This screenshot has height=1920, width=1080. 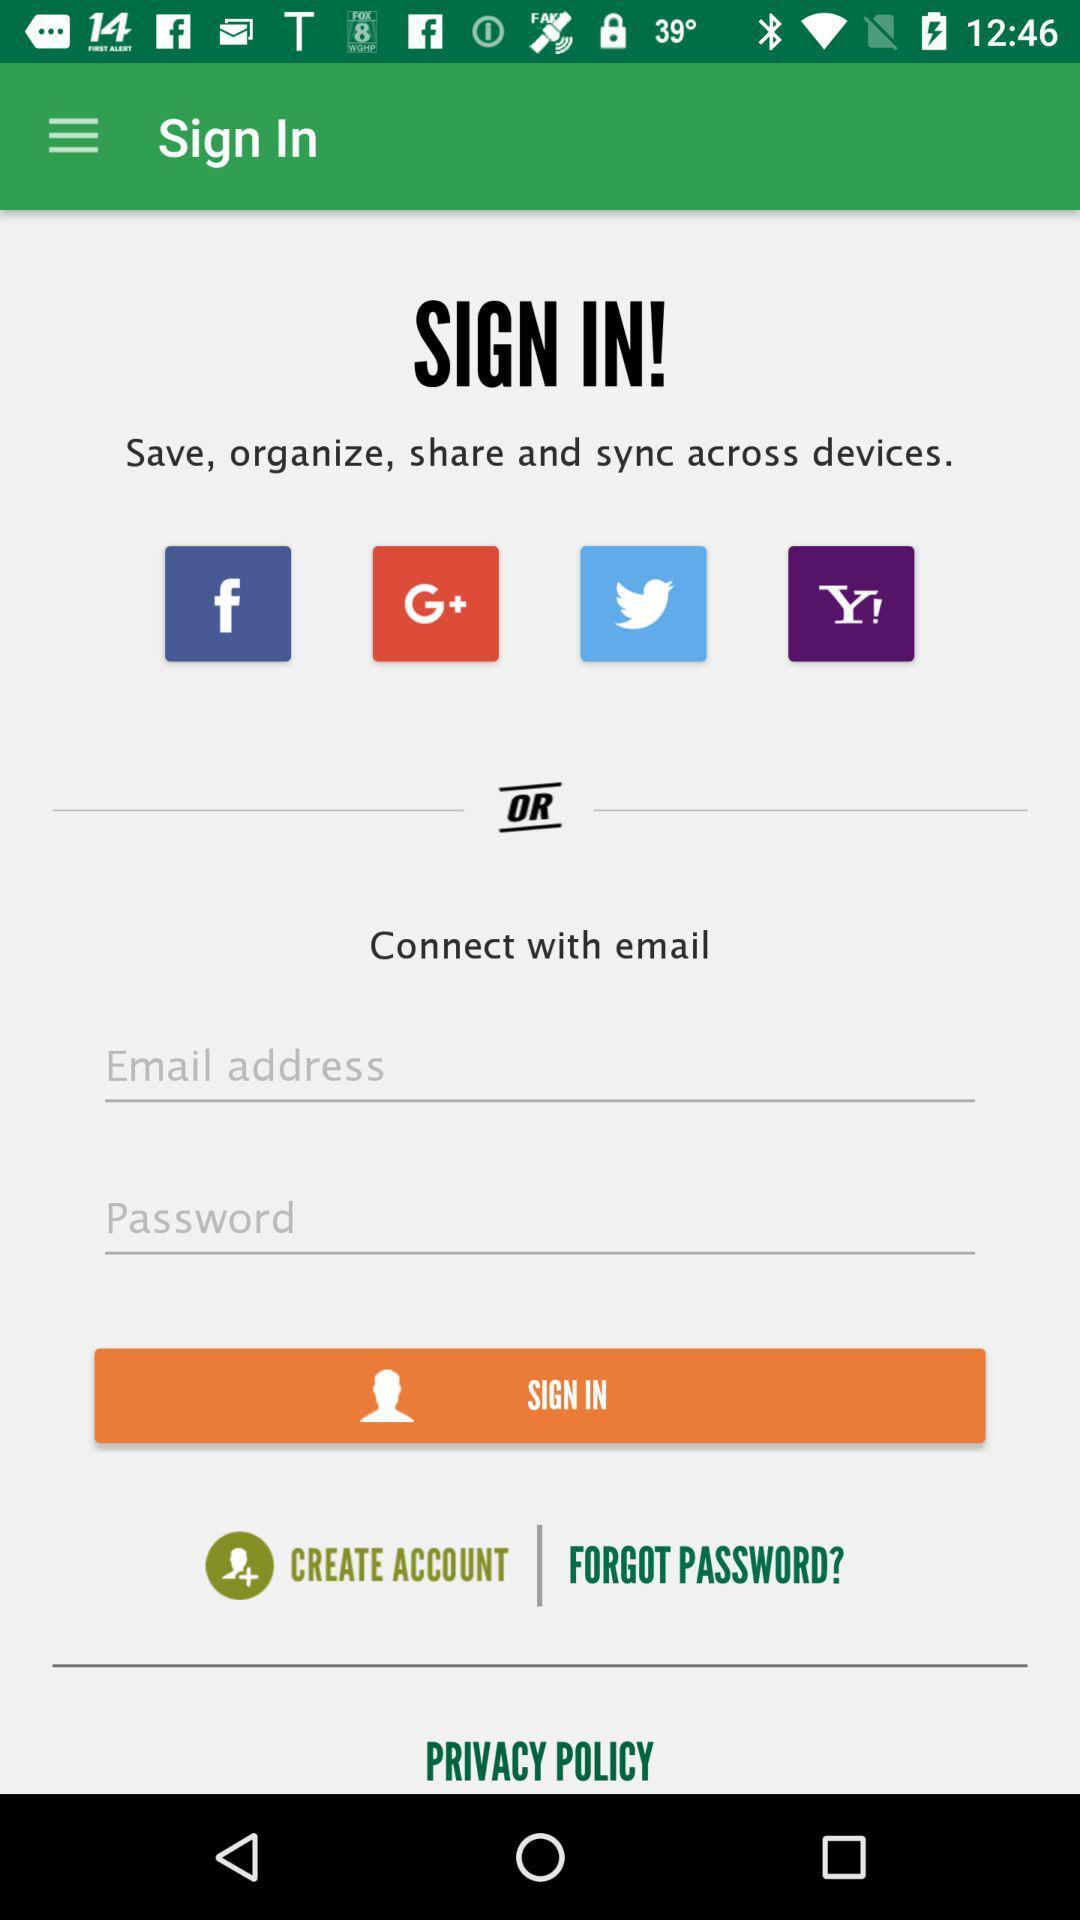 I want to click on privacy policy icon, so click(x=538, y=1755).